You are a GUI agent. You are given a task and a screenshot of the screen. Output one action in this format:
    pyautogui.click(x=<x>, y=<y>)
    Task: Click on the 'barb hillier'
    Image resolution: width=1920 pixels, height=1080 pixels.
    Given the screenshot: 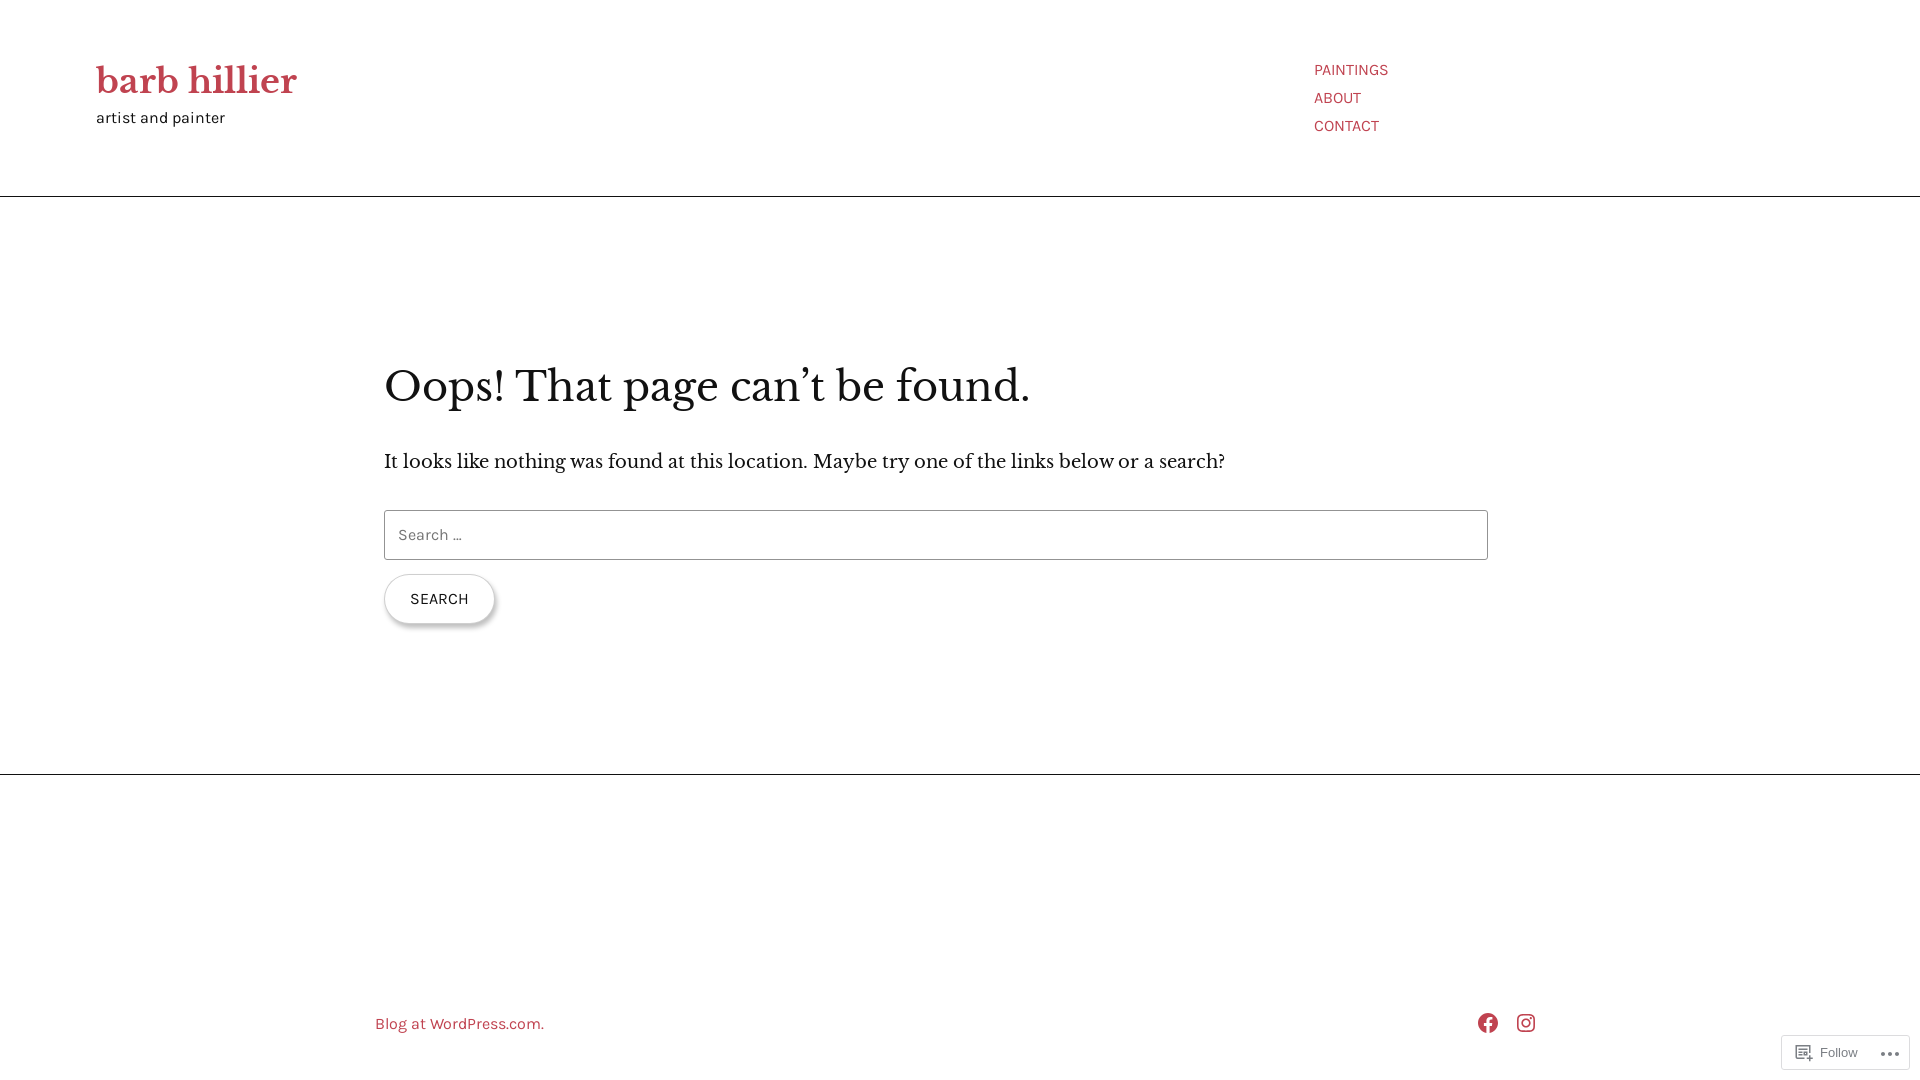 What is the action you would take?
    pyautogui.click(x=95, y=80)
    